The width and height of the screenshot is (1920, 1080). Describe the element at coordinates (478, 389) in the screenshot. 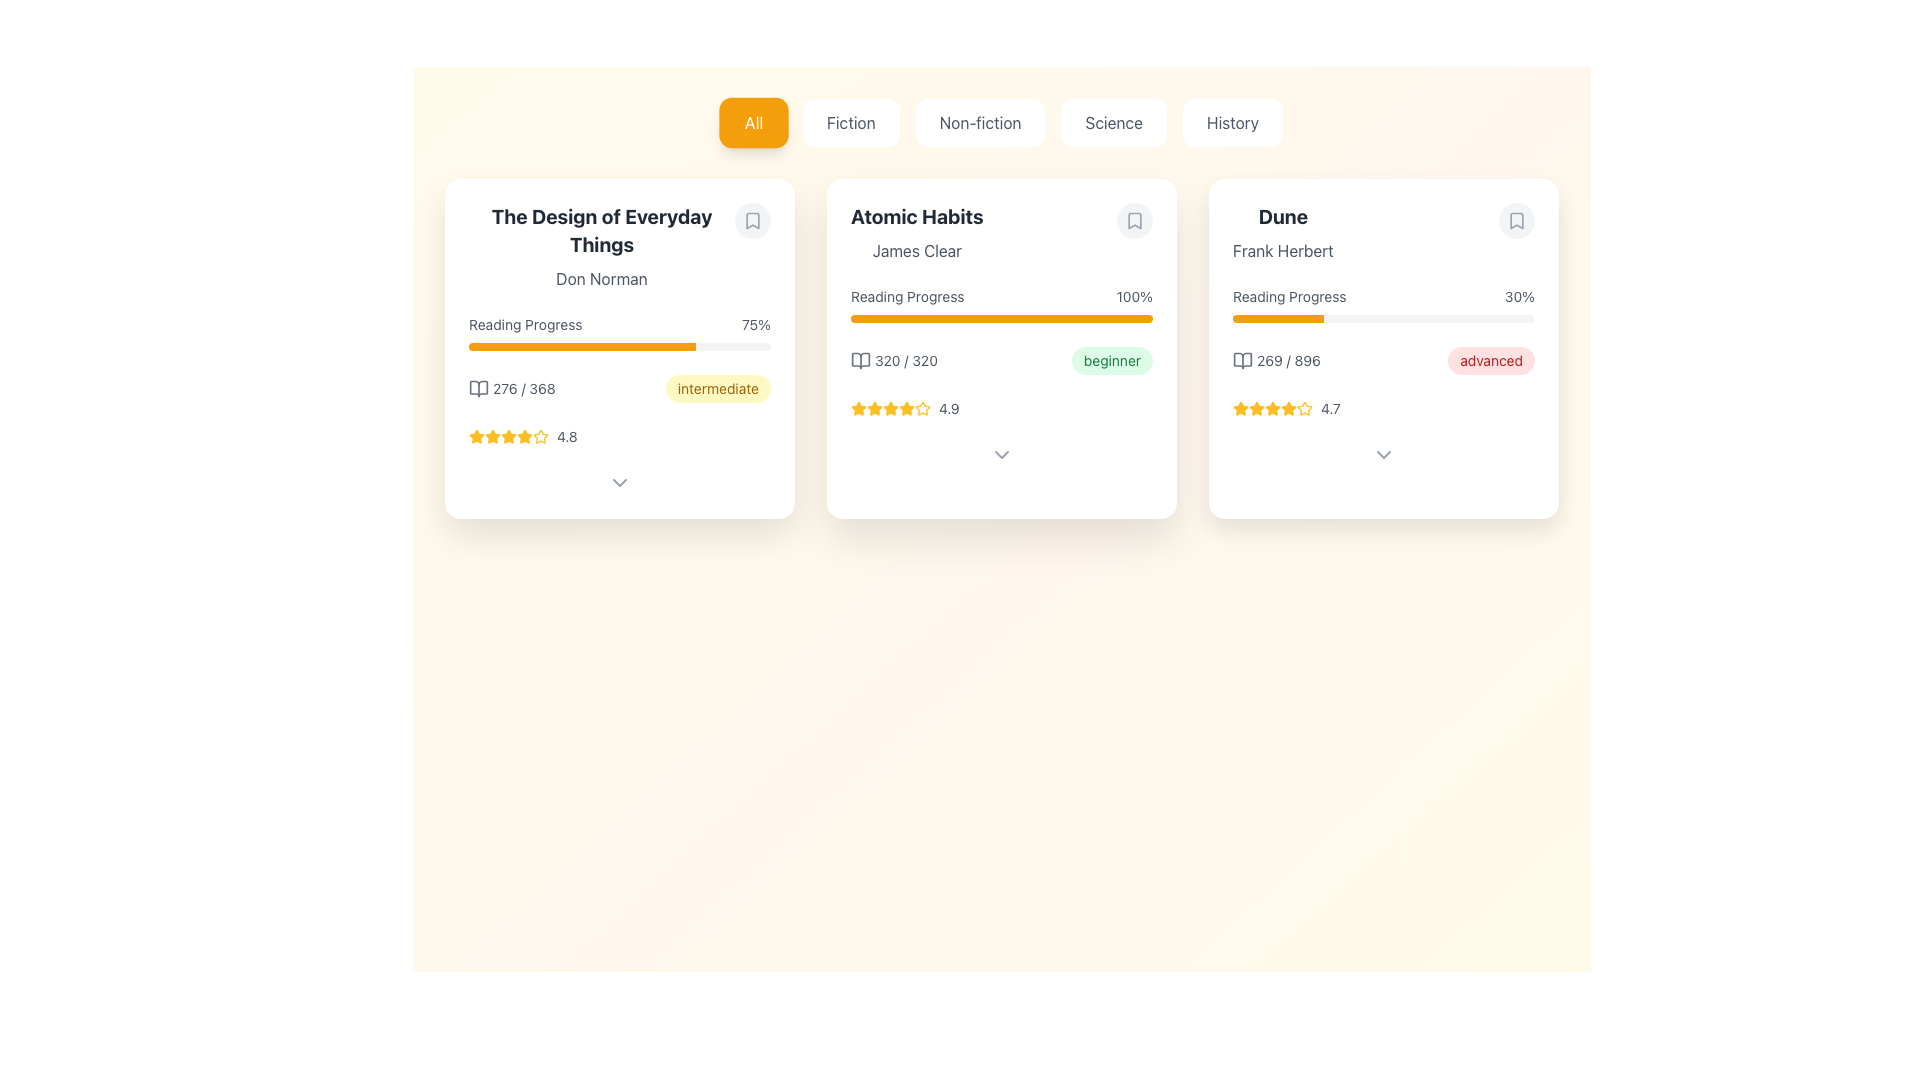

I see `the open book icon in the 'Reading Progress' section of the first card, which is gray and has smooth edges` at that location.